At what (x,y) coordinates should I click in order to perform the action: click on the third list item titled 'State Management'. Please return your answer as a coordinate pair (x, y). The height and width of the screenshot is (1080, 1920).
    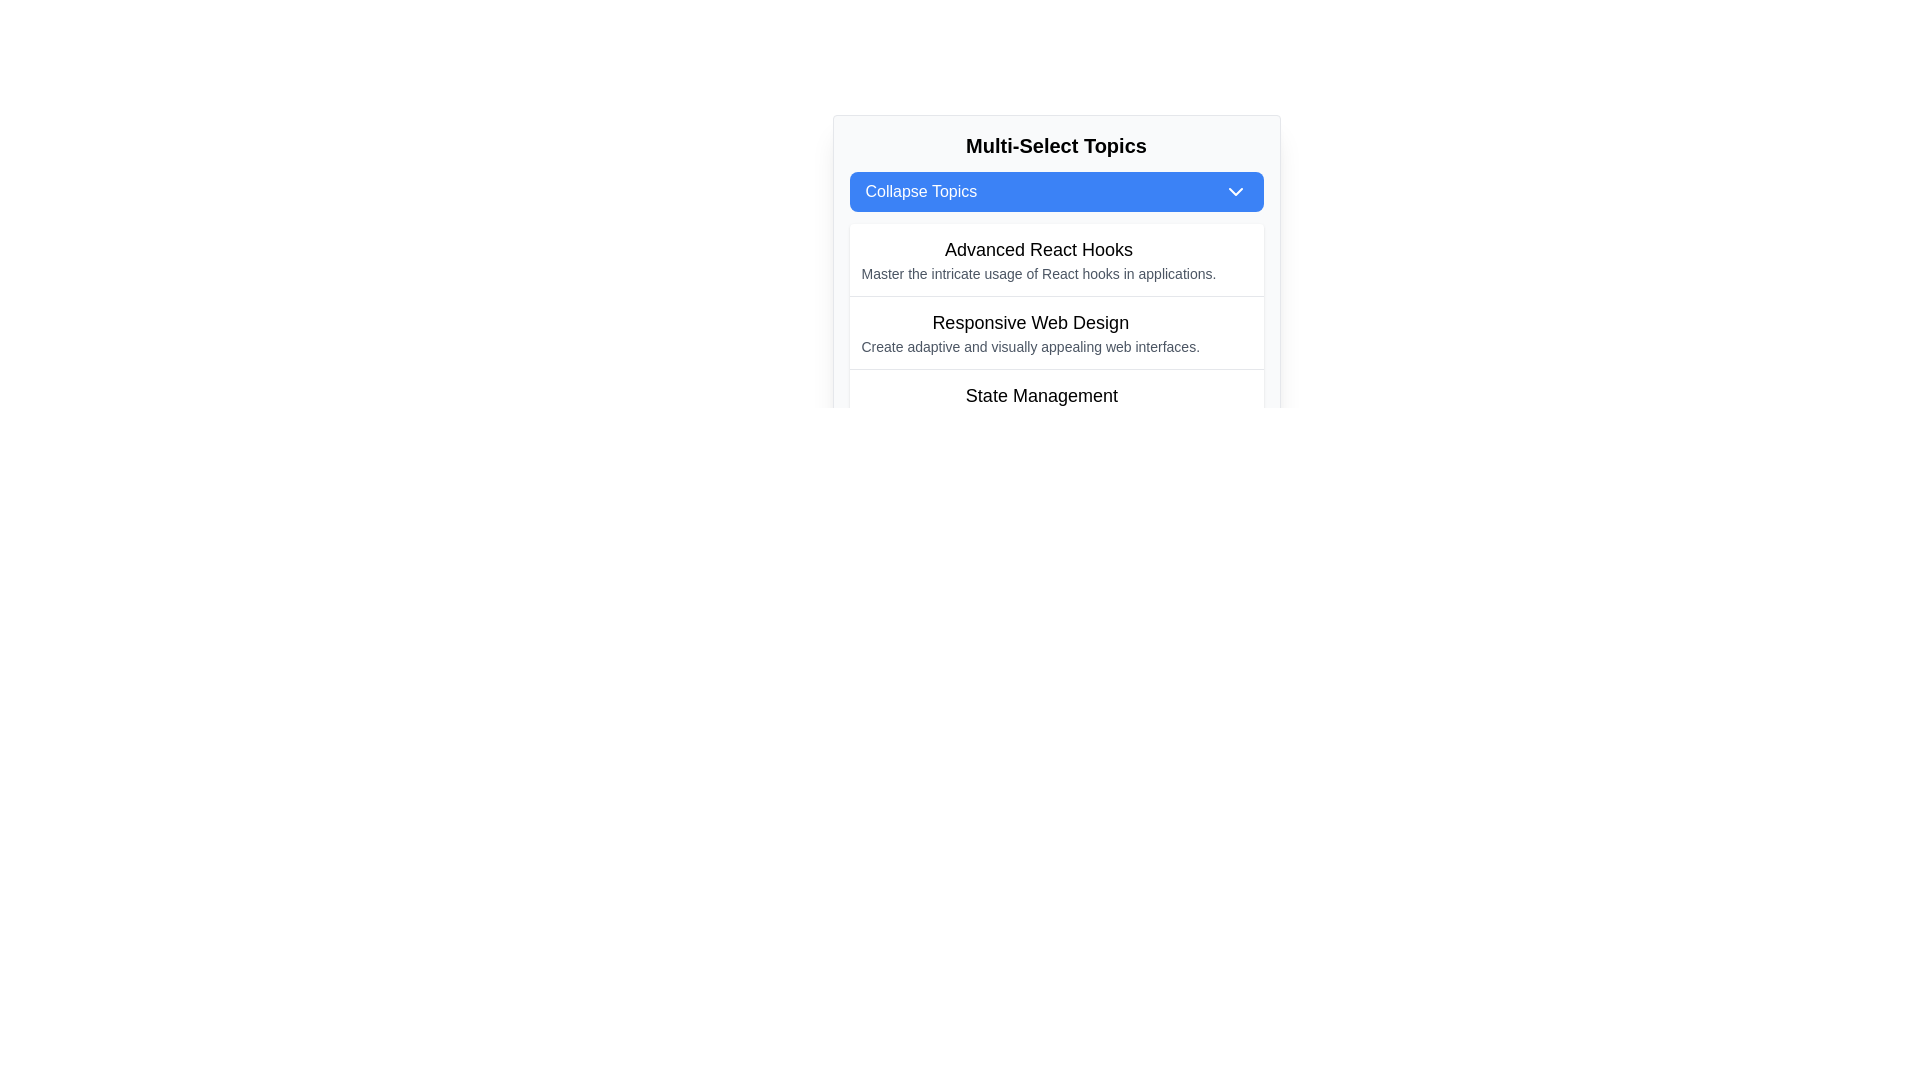
    Looking at the image, I should click on (1055, 405).